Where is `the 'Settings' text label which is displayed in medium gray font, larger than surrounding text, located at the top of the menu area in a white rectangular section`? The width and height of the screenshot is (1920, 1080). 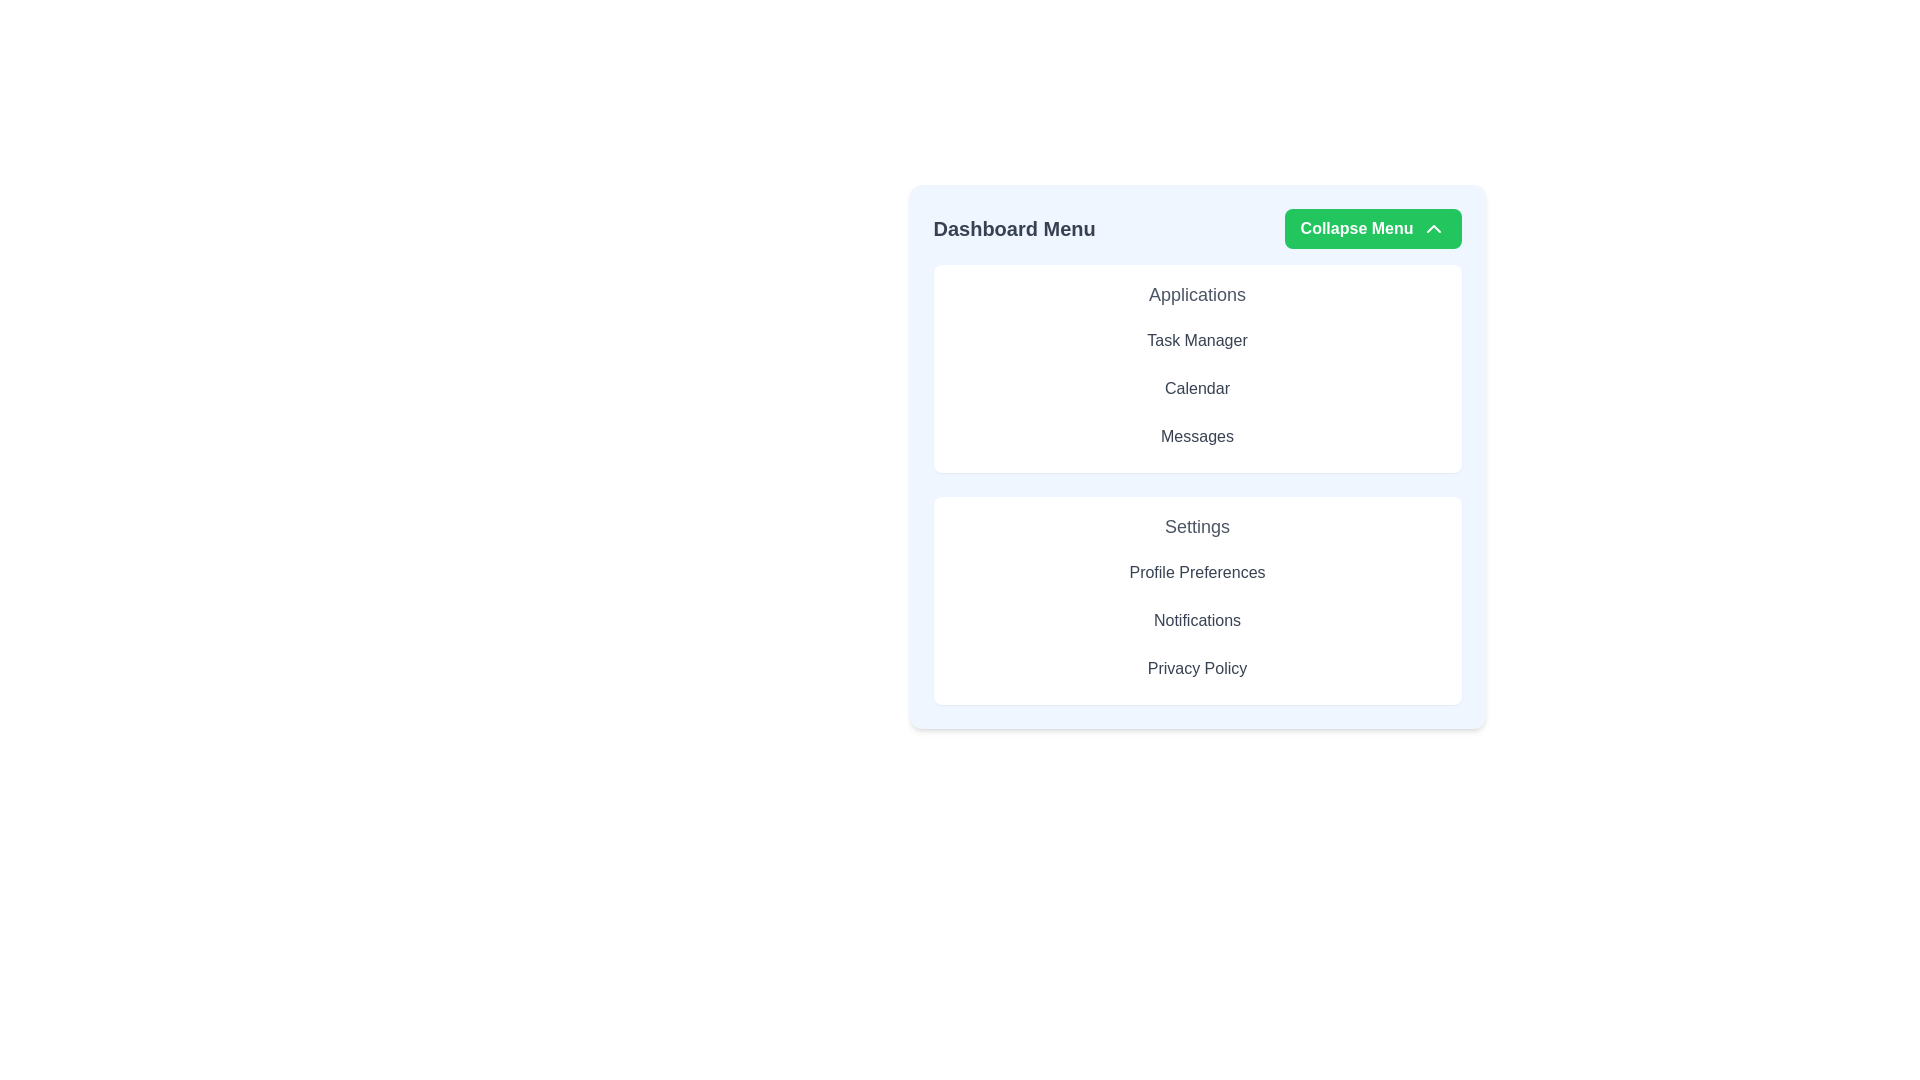
the 'Settings' text label which is displayed in medium gray font, larger than surrounding text, located at the top of the menu area in a white rectangular section is located at coordinates (1197, 526).